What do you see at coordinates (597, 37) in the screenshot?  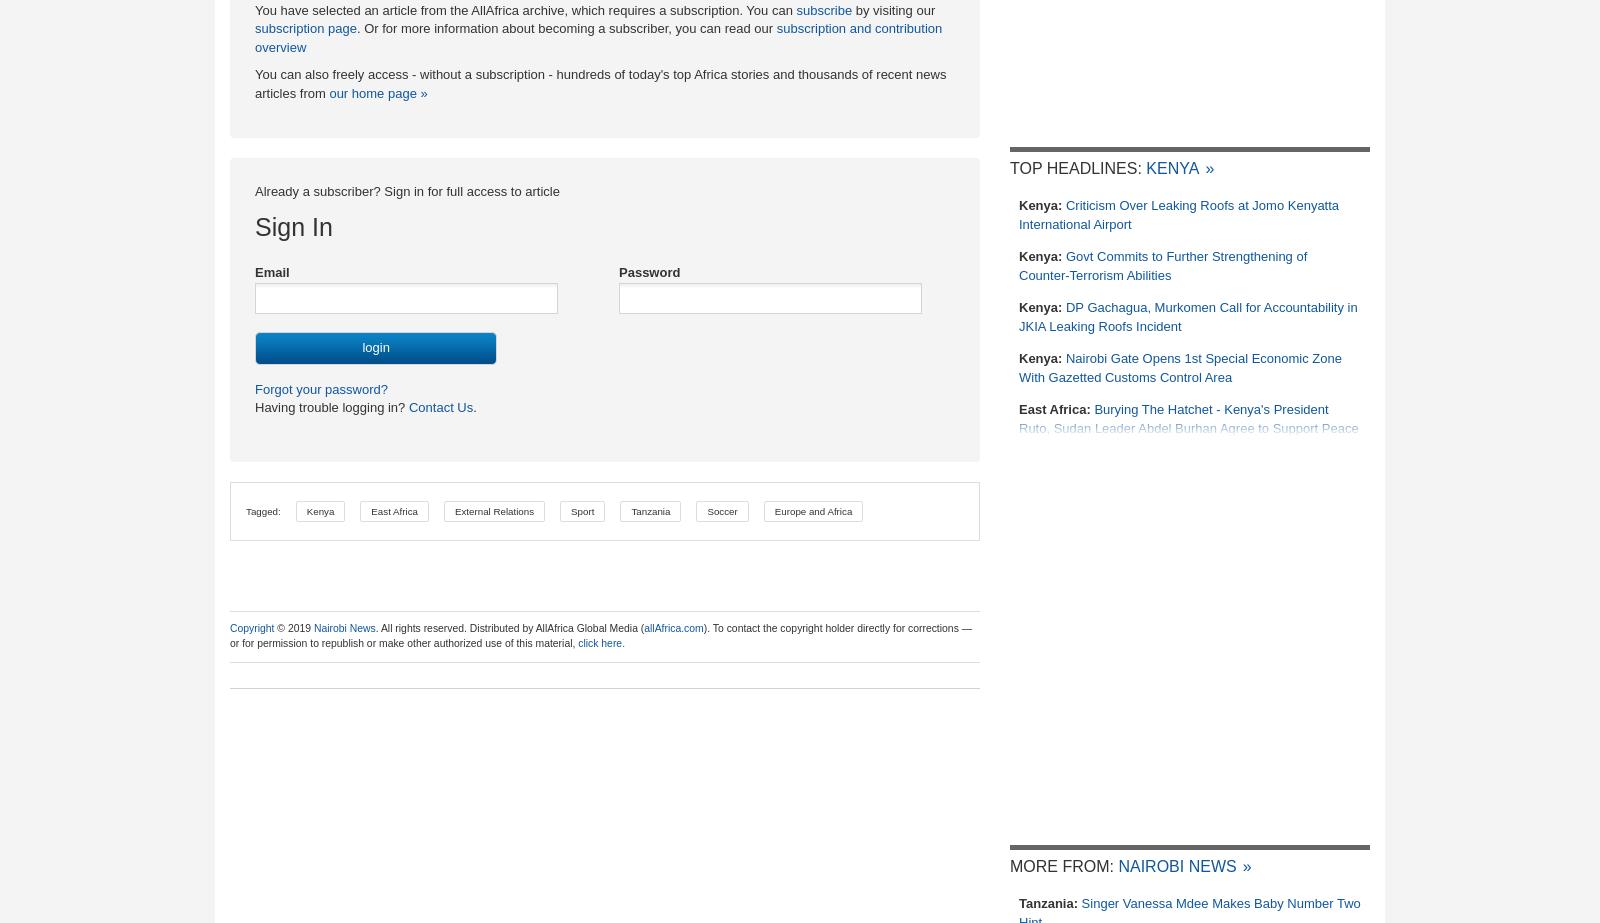 I see `'subscription and contribution overview'` at bounding box center [597, 37].